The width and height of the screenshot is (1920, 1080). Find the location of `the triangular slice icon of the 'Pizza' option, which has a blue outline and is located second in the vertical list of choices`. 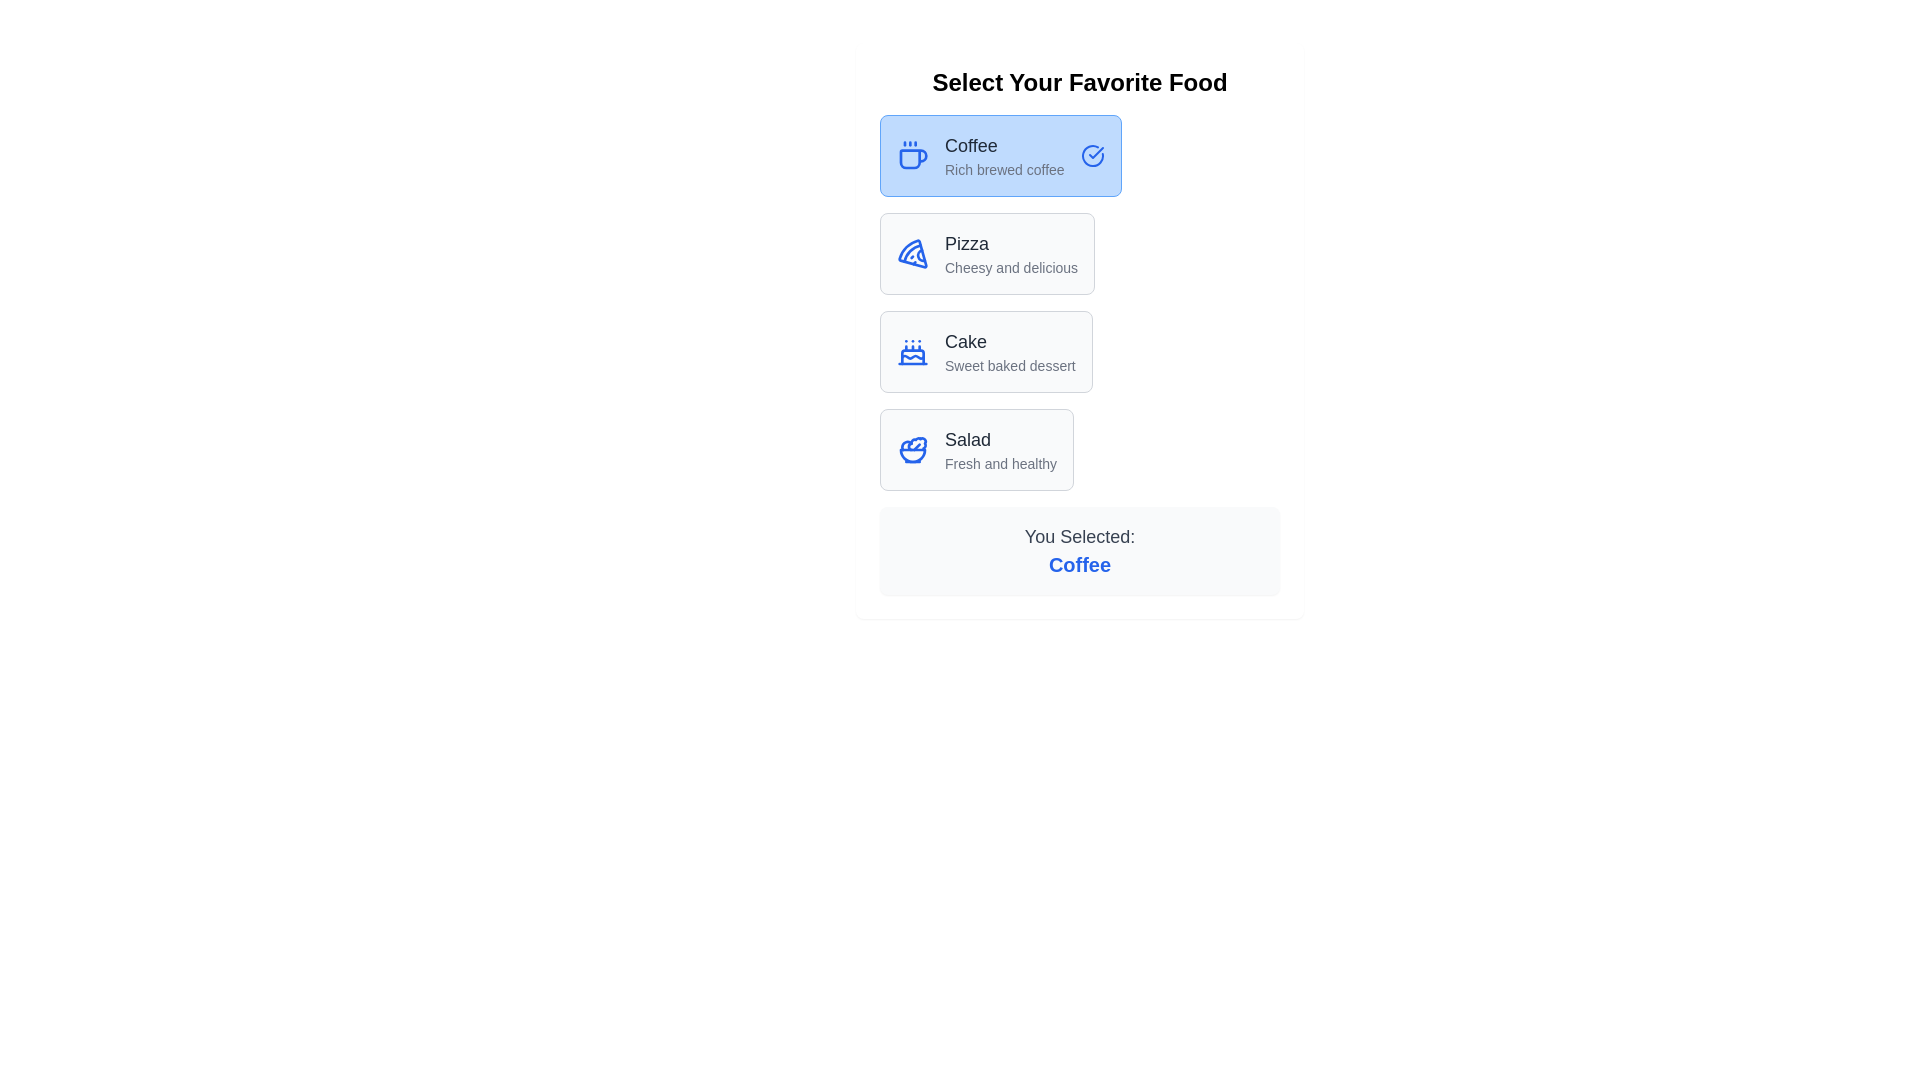

the triangular slice icon of the 'Pizza' option, which has a blue outline and is located second in the vertical list of choices is located at coordinates (911, 253).